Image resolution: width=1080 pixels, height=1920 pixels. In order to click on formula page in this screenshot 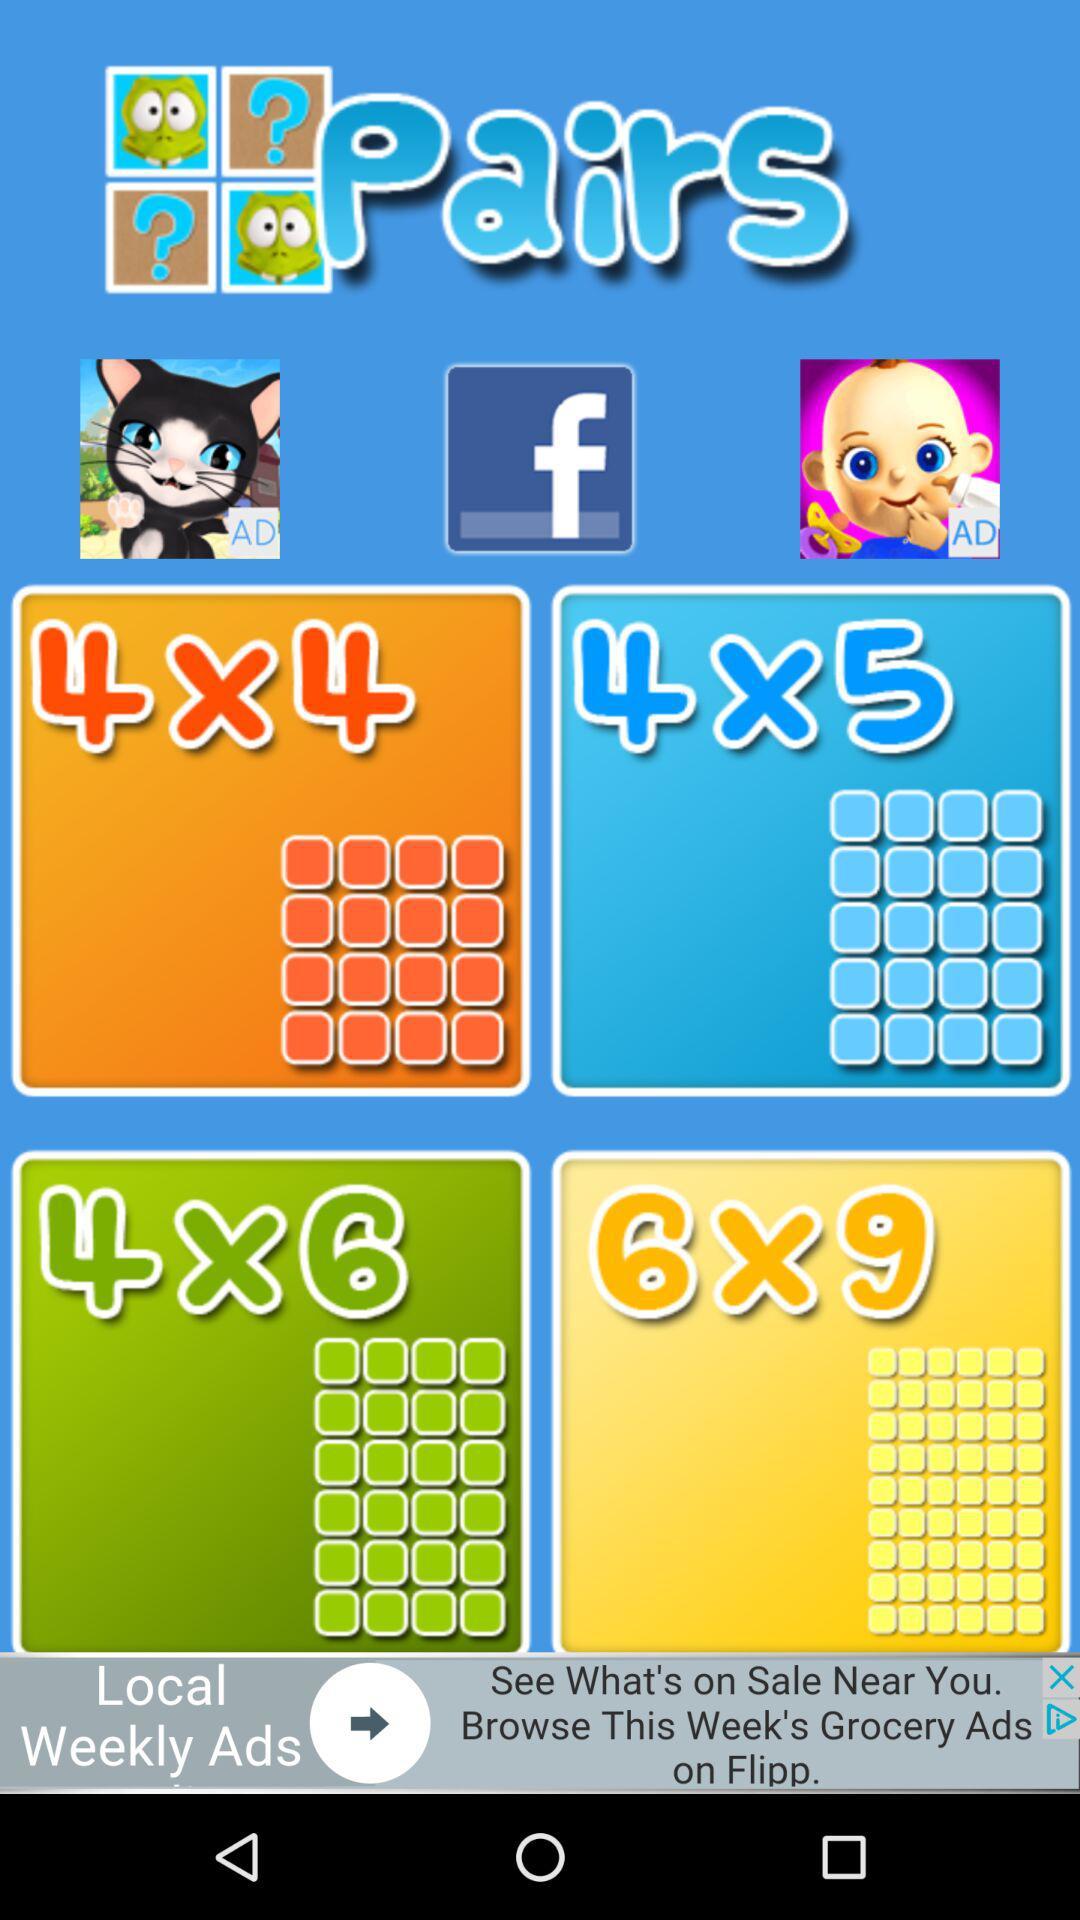, I will do `click(270, 1405)`.